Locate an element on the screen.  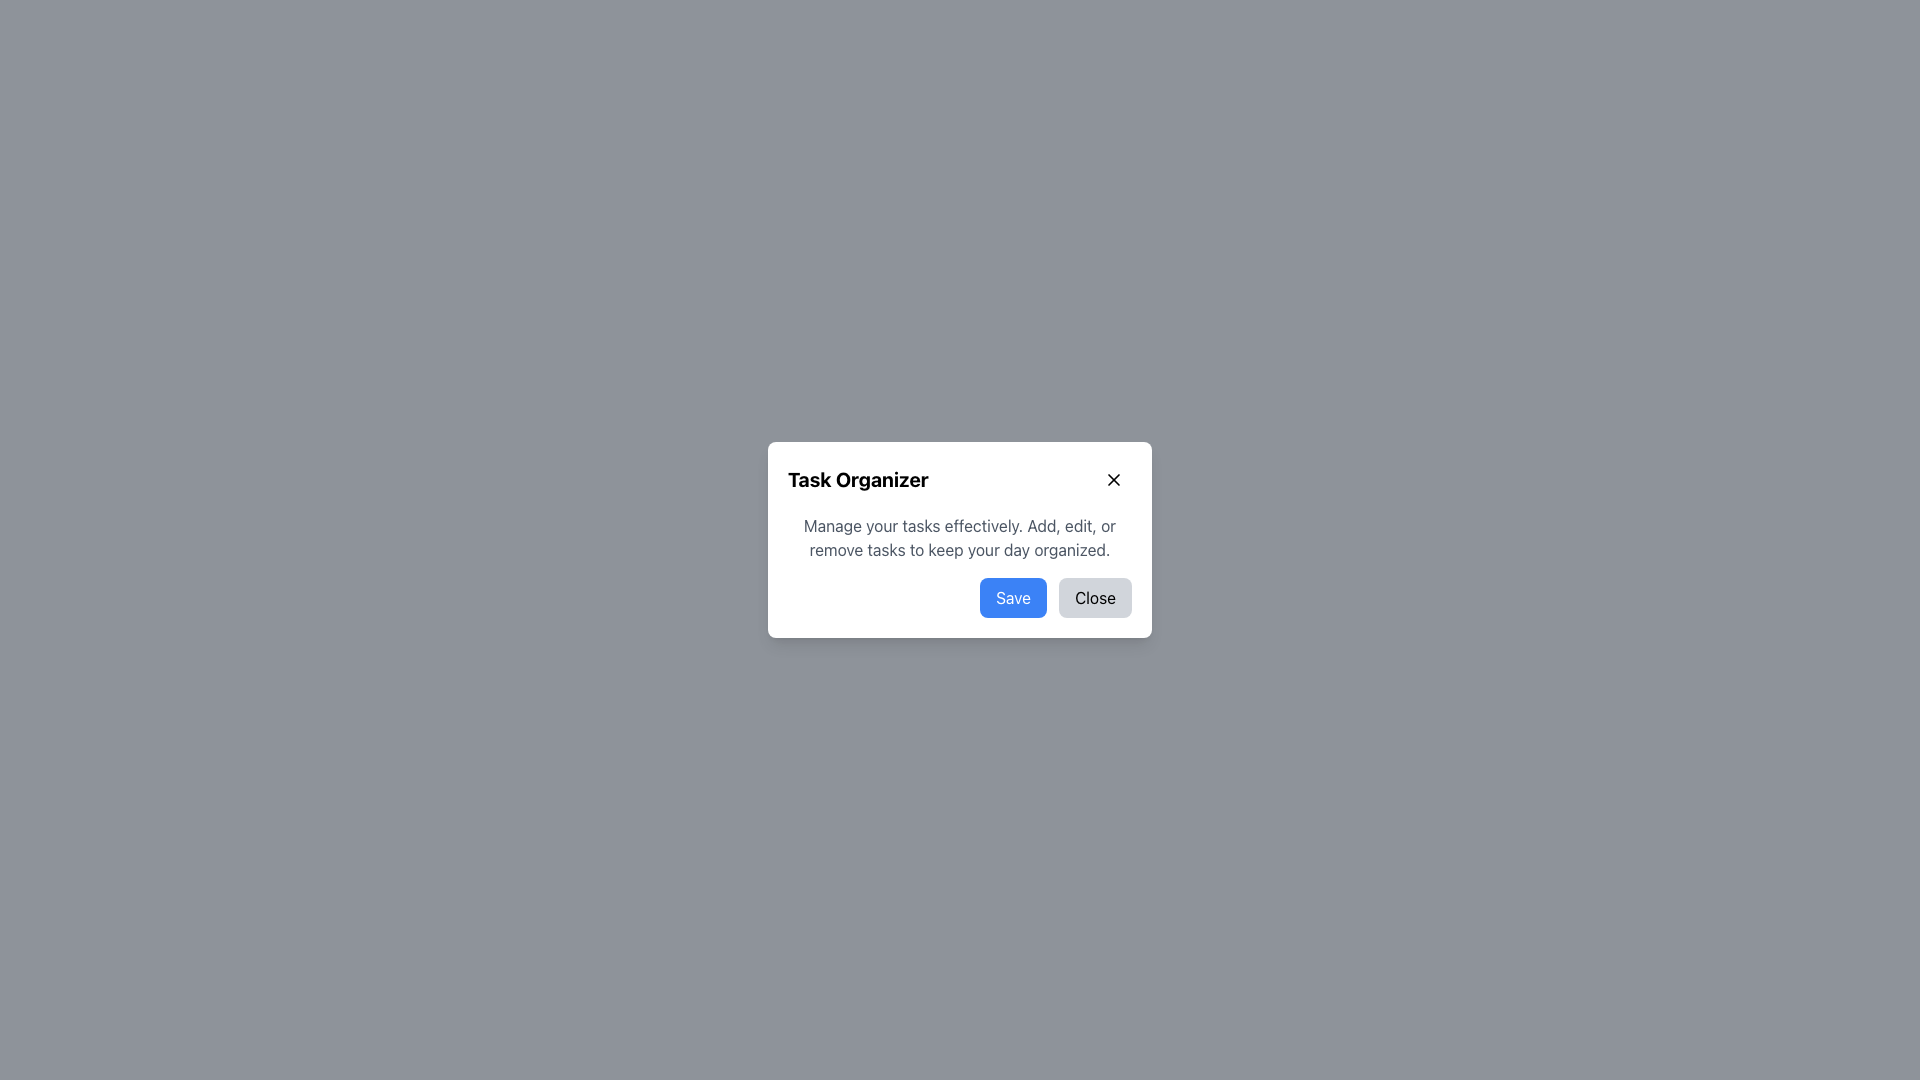
the close button located at the top-right corner of the 'Task Organizer' modal is located at coordinates (1112, 479).